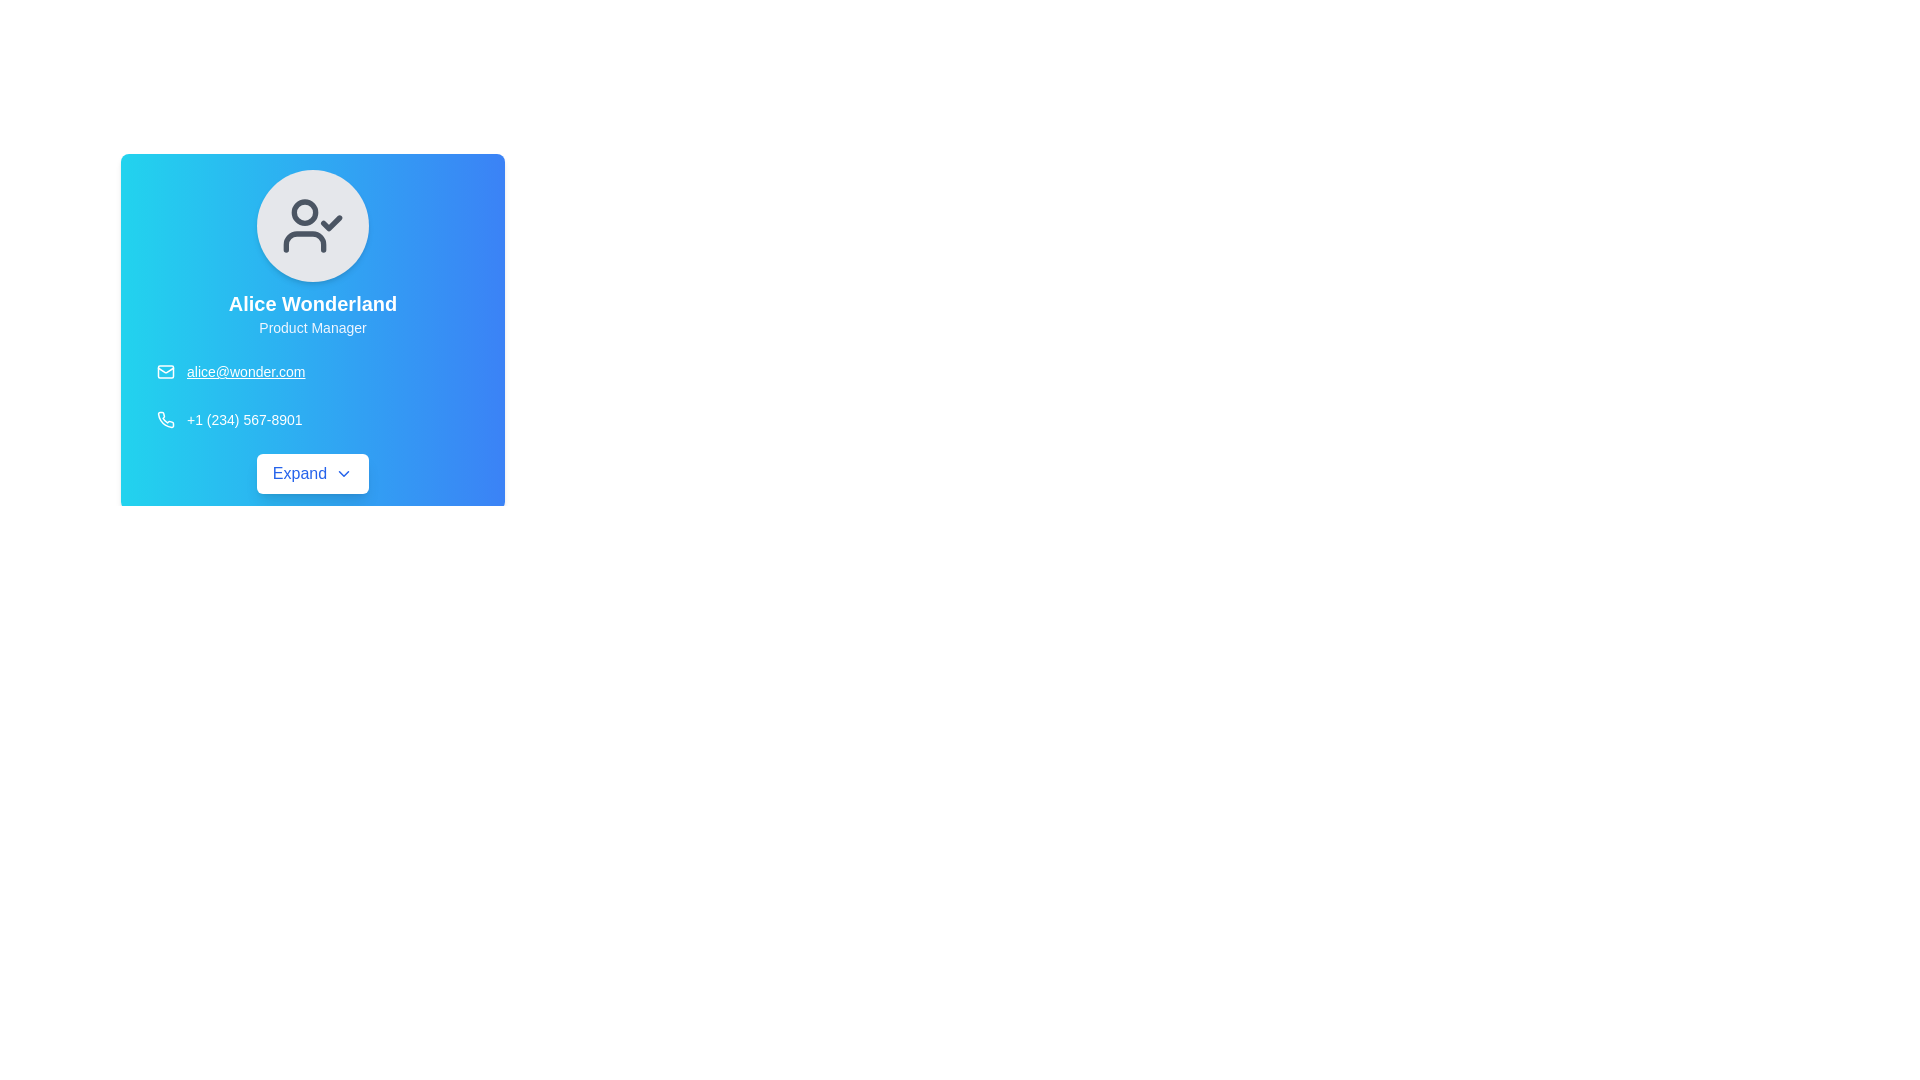 The image size is (1920, 1080). What do you see at coordinates (344, 474) in the screenshot?
I see `the dropdown indicator icon located on the right side of the 'Expand' button at the bottom center of the profile card layout` at bounding box center [344, 474].